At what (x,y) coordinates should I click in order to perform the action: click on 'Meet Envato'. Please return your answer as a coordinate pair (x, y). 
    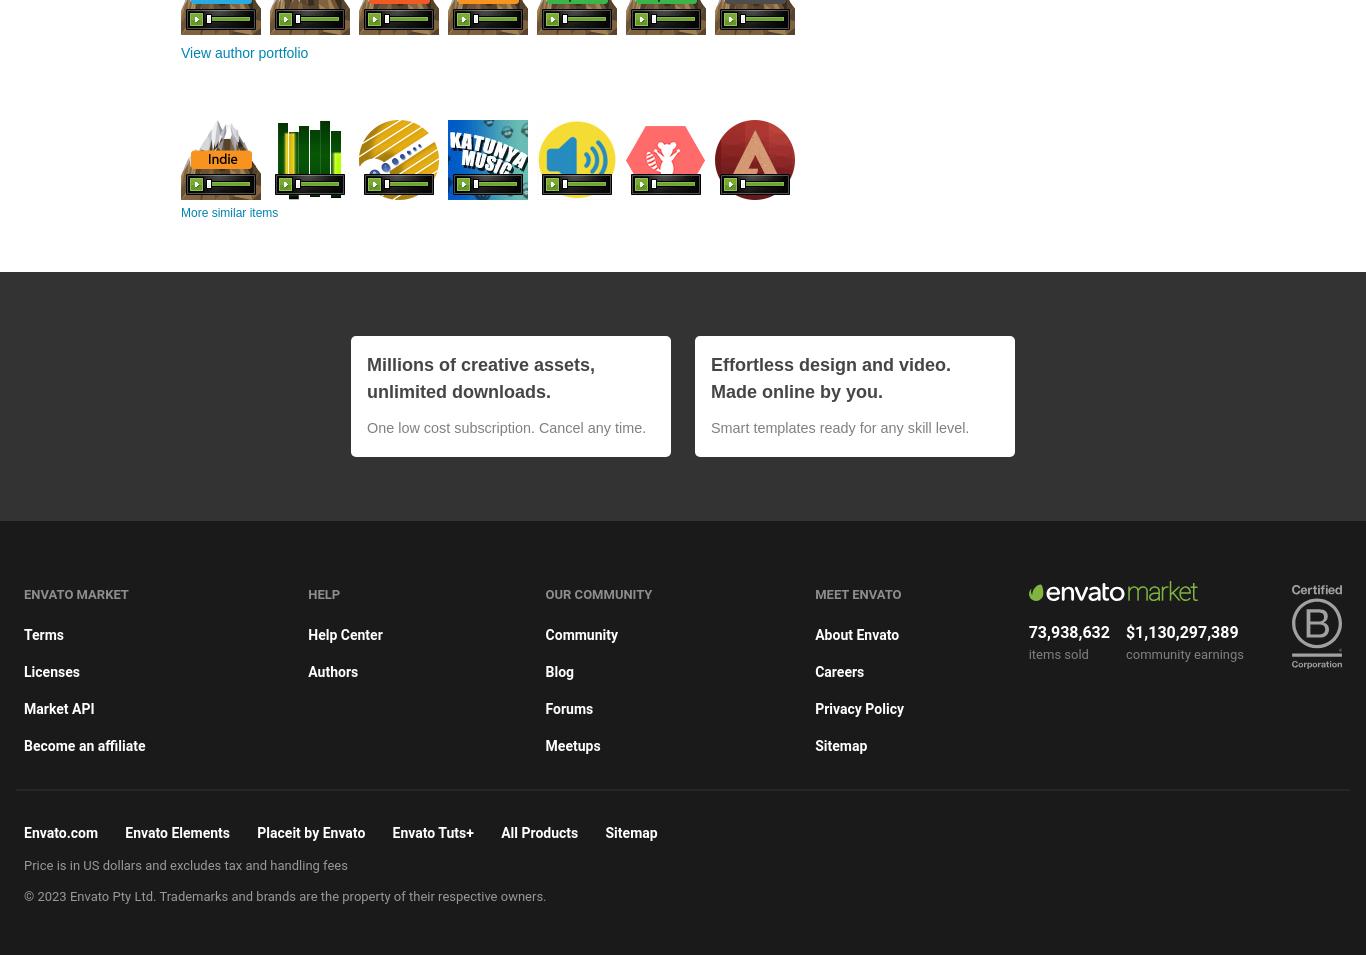
    Looking at the image, I should click on (856, 593).